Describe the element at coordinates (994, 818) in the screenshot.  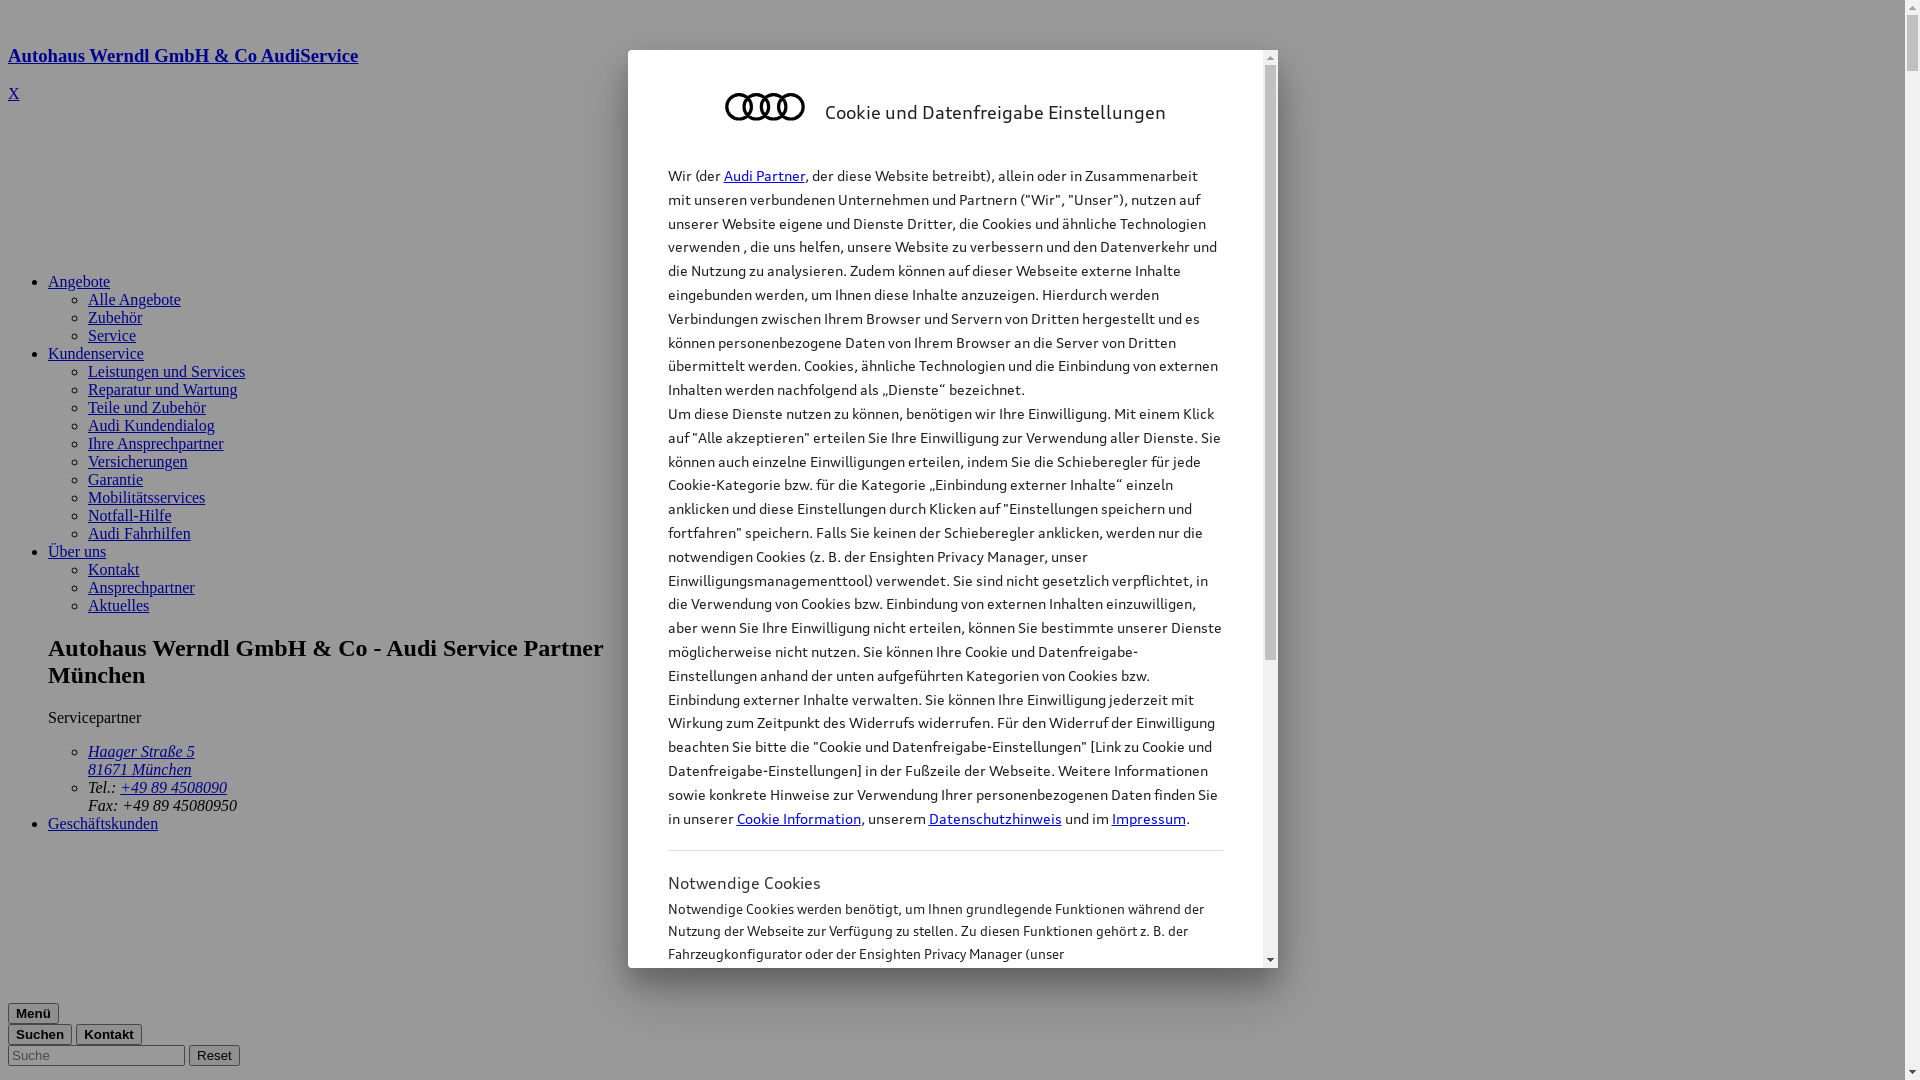
I see `'Datenschutzhinweis'` at that location.